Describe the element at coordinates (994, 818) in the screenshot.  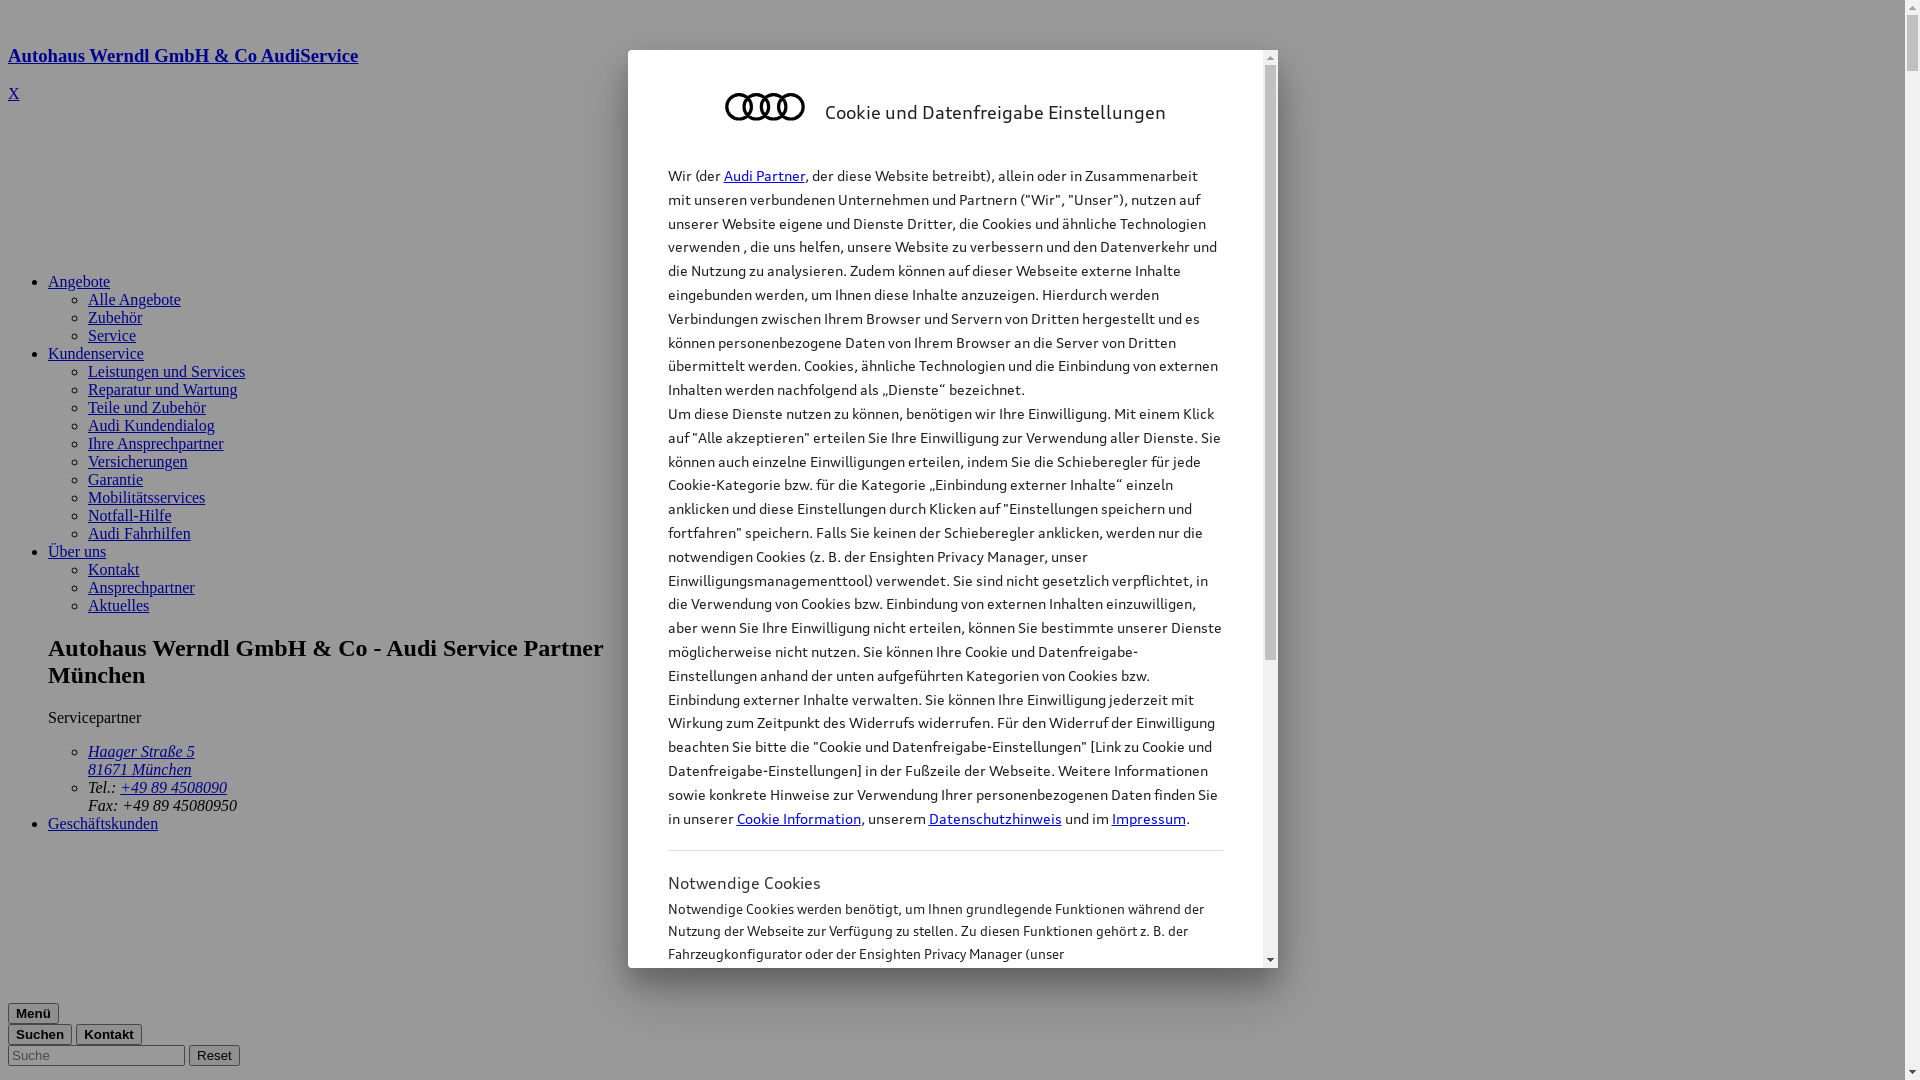
I see `'Datenschutzhinweis'` at that location.